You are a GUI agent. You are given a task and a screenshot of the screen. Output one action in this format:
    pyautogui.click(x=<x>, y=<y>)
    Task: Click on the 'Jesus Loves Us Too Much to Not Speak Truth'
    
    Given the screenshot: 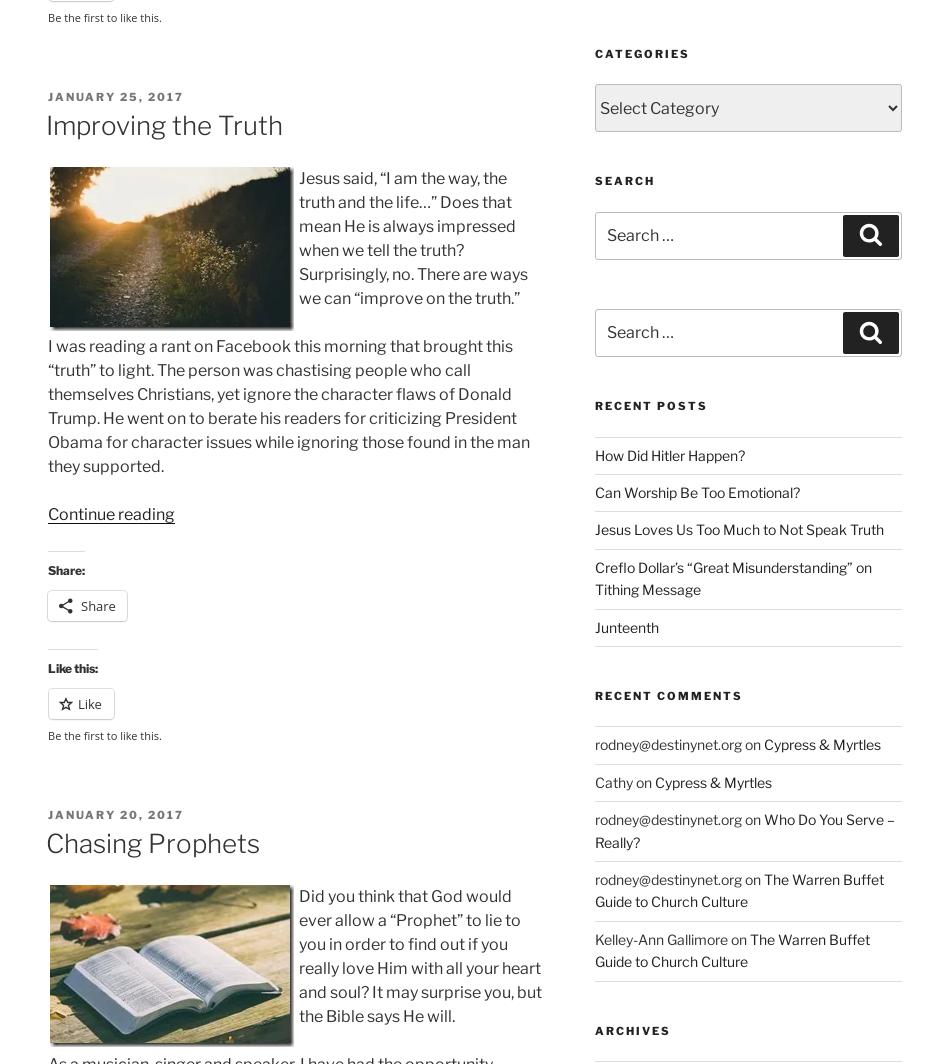 What is the action you would take?
    pyautogui.click(x=737, y=529)
    